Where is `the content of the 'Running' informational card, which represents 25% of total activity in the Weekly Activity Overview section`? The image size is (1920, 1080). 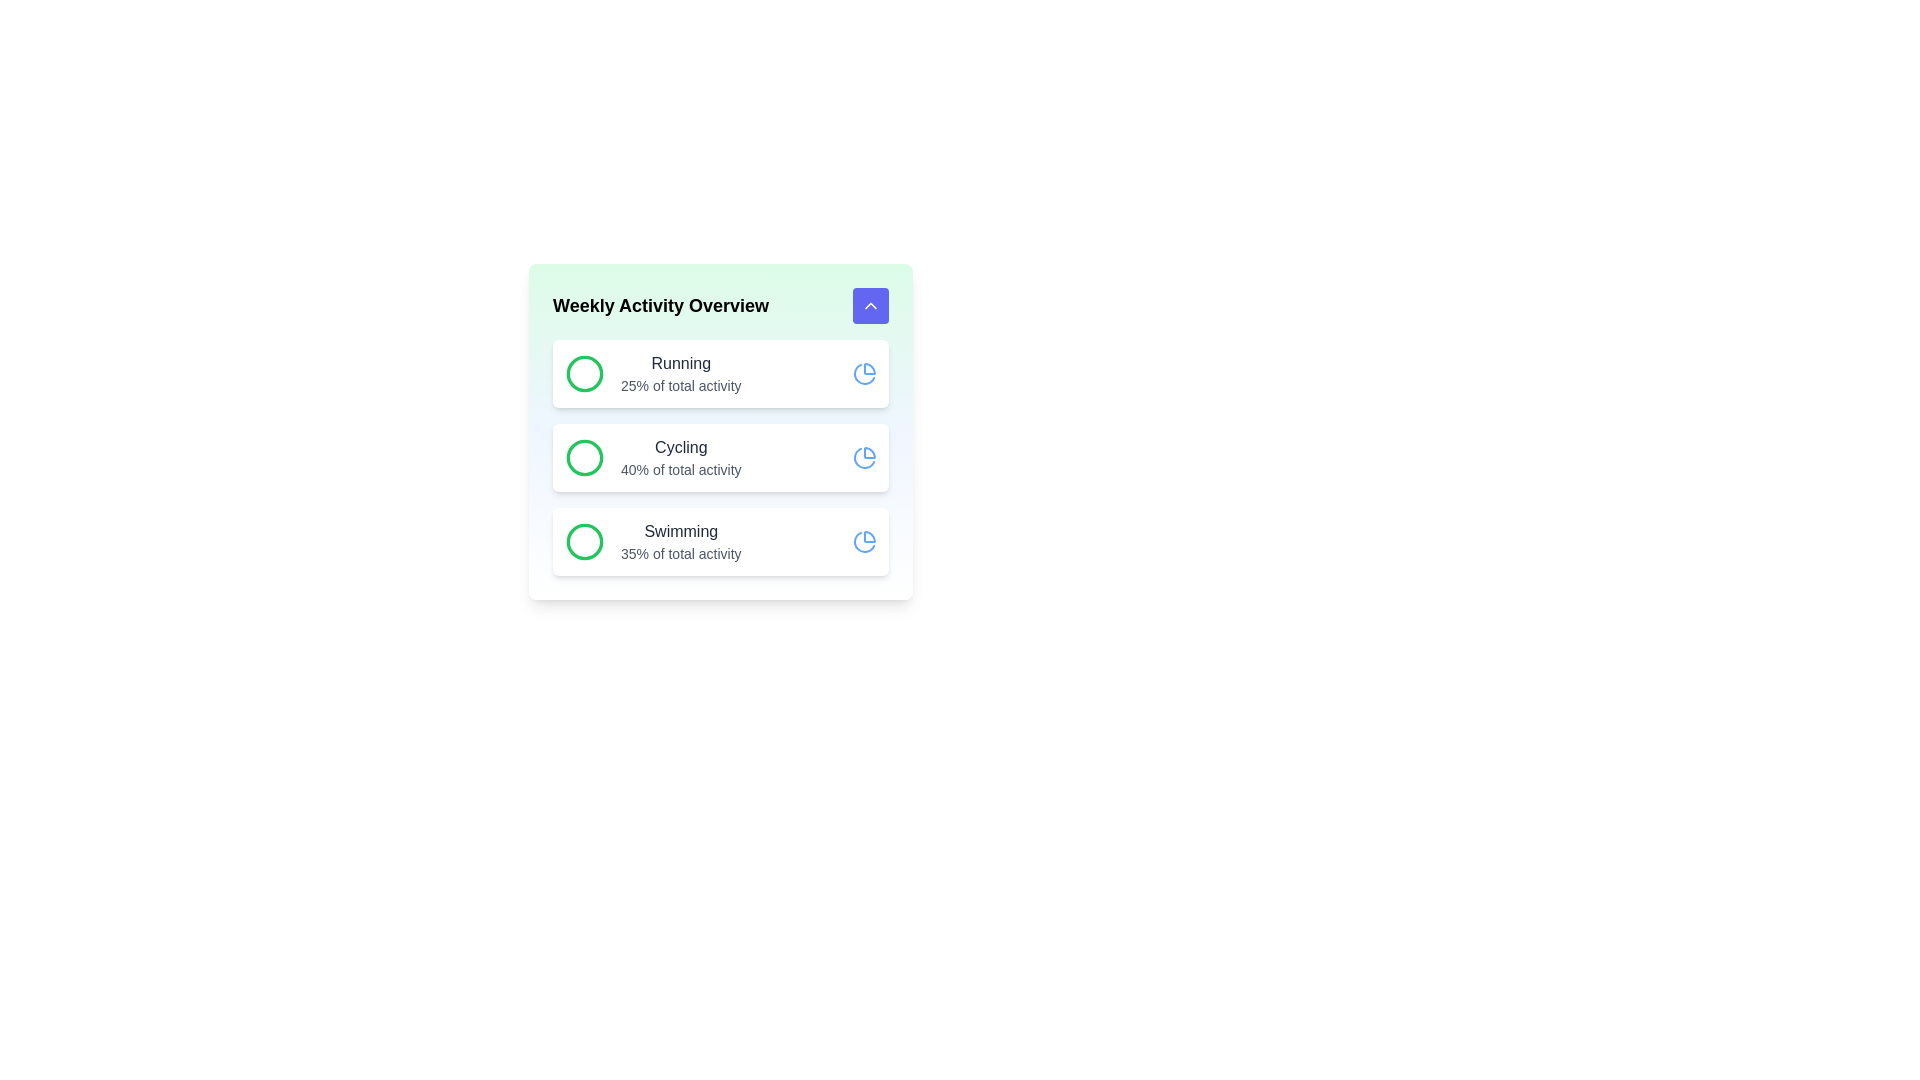 the content of the 'Running' informational card, which represents 25% of total activity in the Weekly Activity Overview section is located at coordinates (720, 374).